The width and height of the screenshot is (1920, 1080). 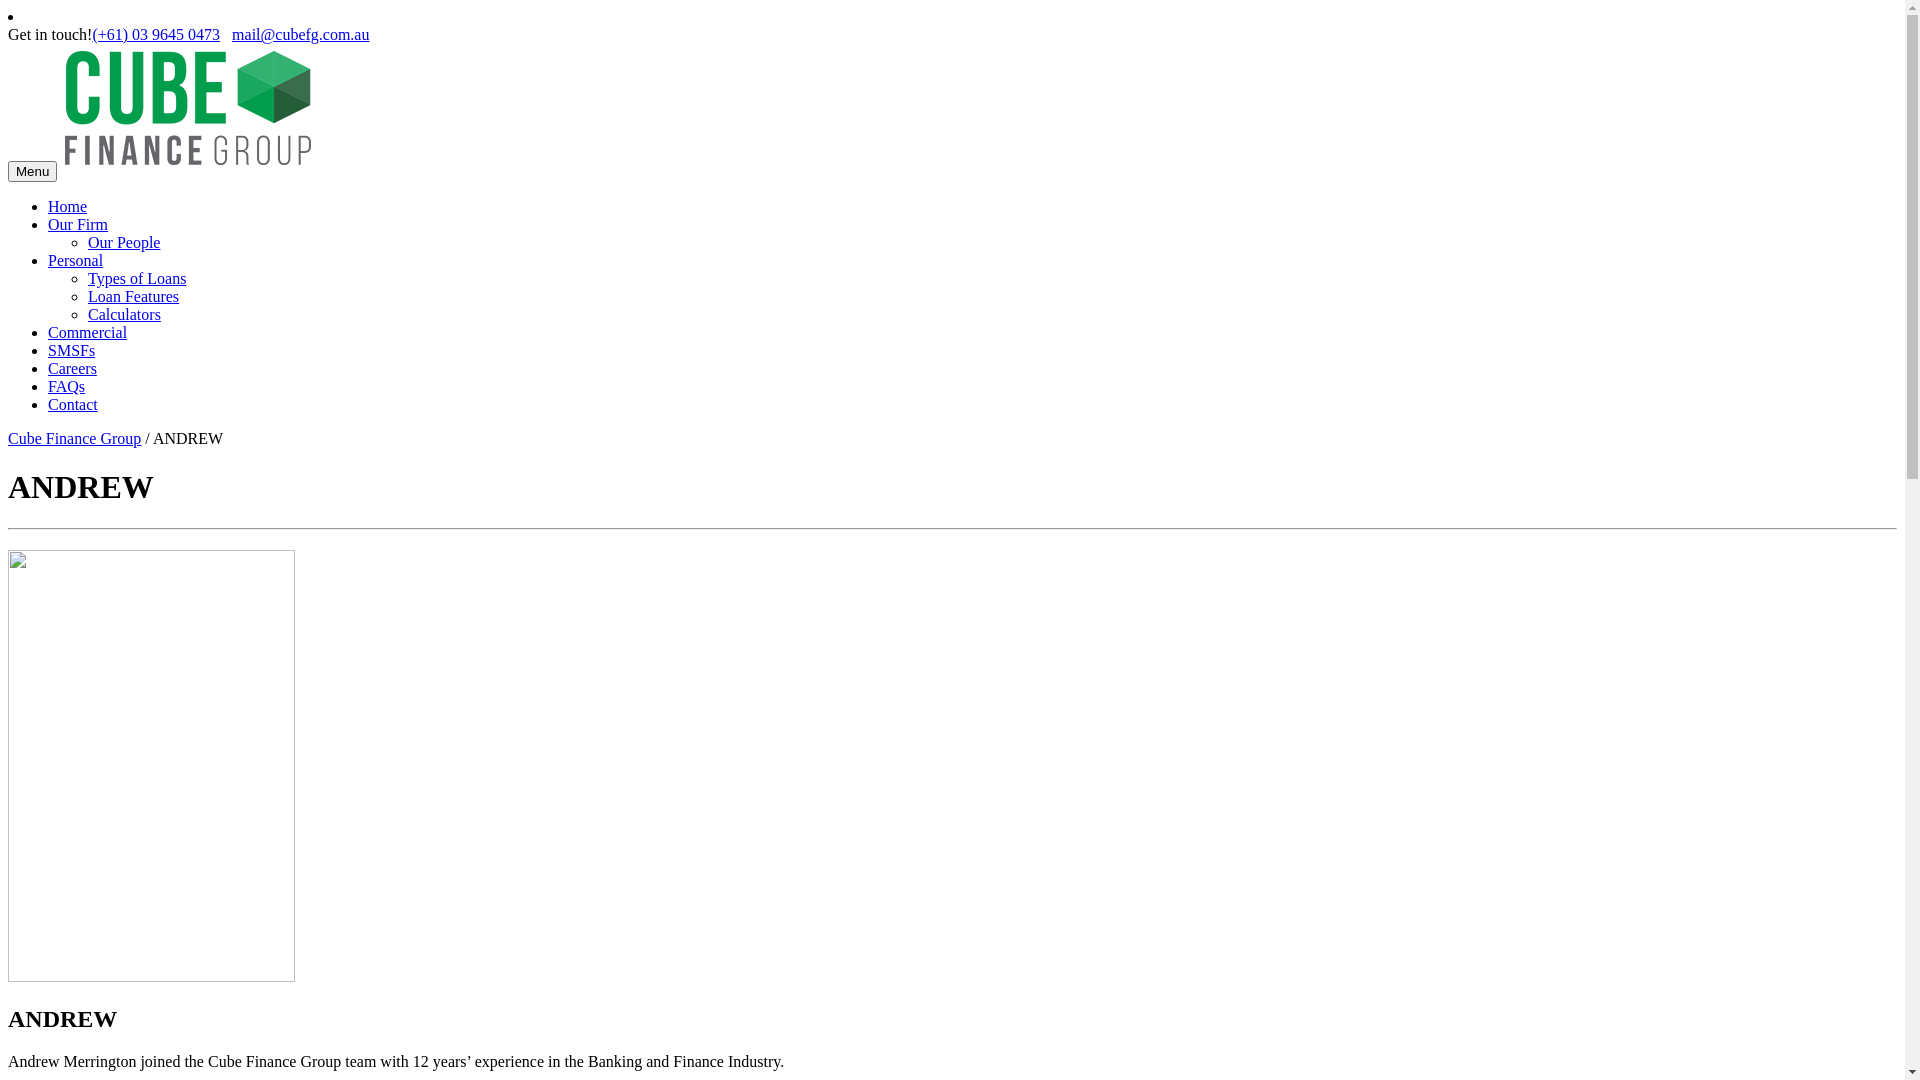 I want to click on '(+61) 03 9645 0473', so click(x=155, y=34).